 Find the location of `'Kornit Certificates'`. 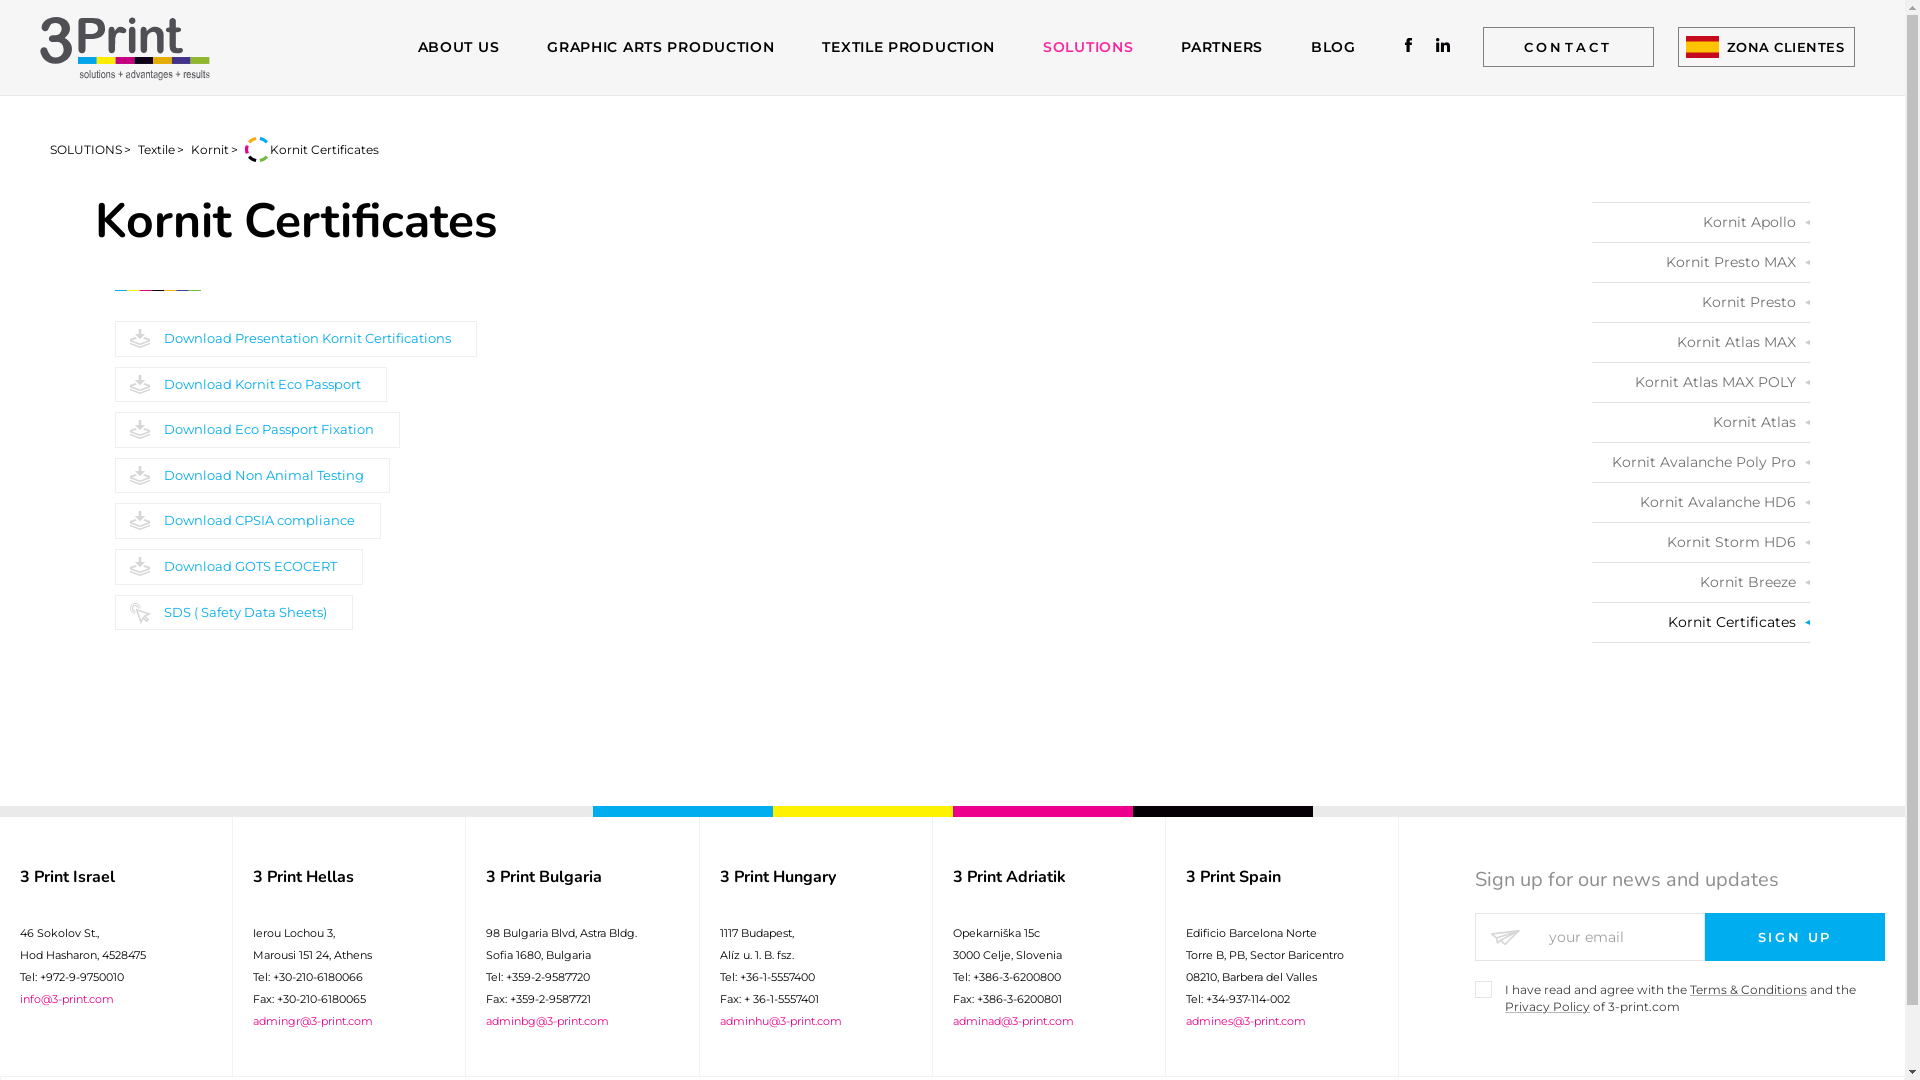

'Kornit Certificates' is located at coordinates (1699, 621).